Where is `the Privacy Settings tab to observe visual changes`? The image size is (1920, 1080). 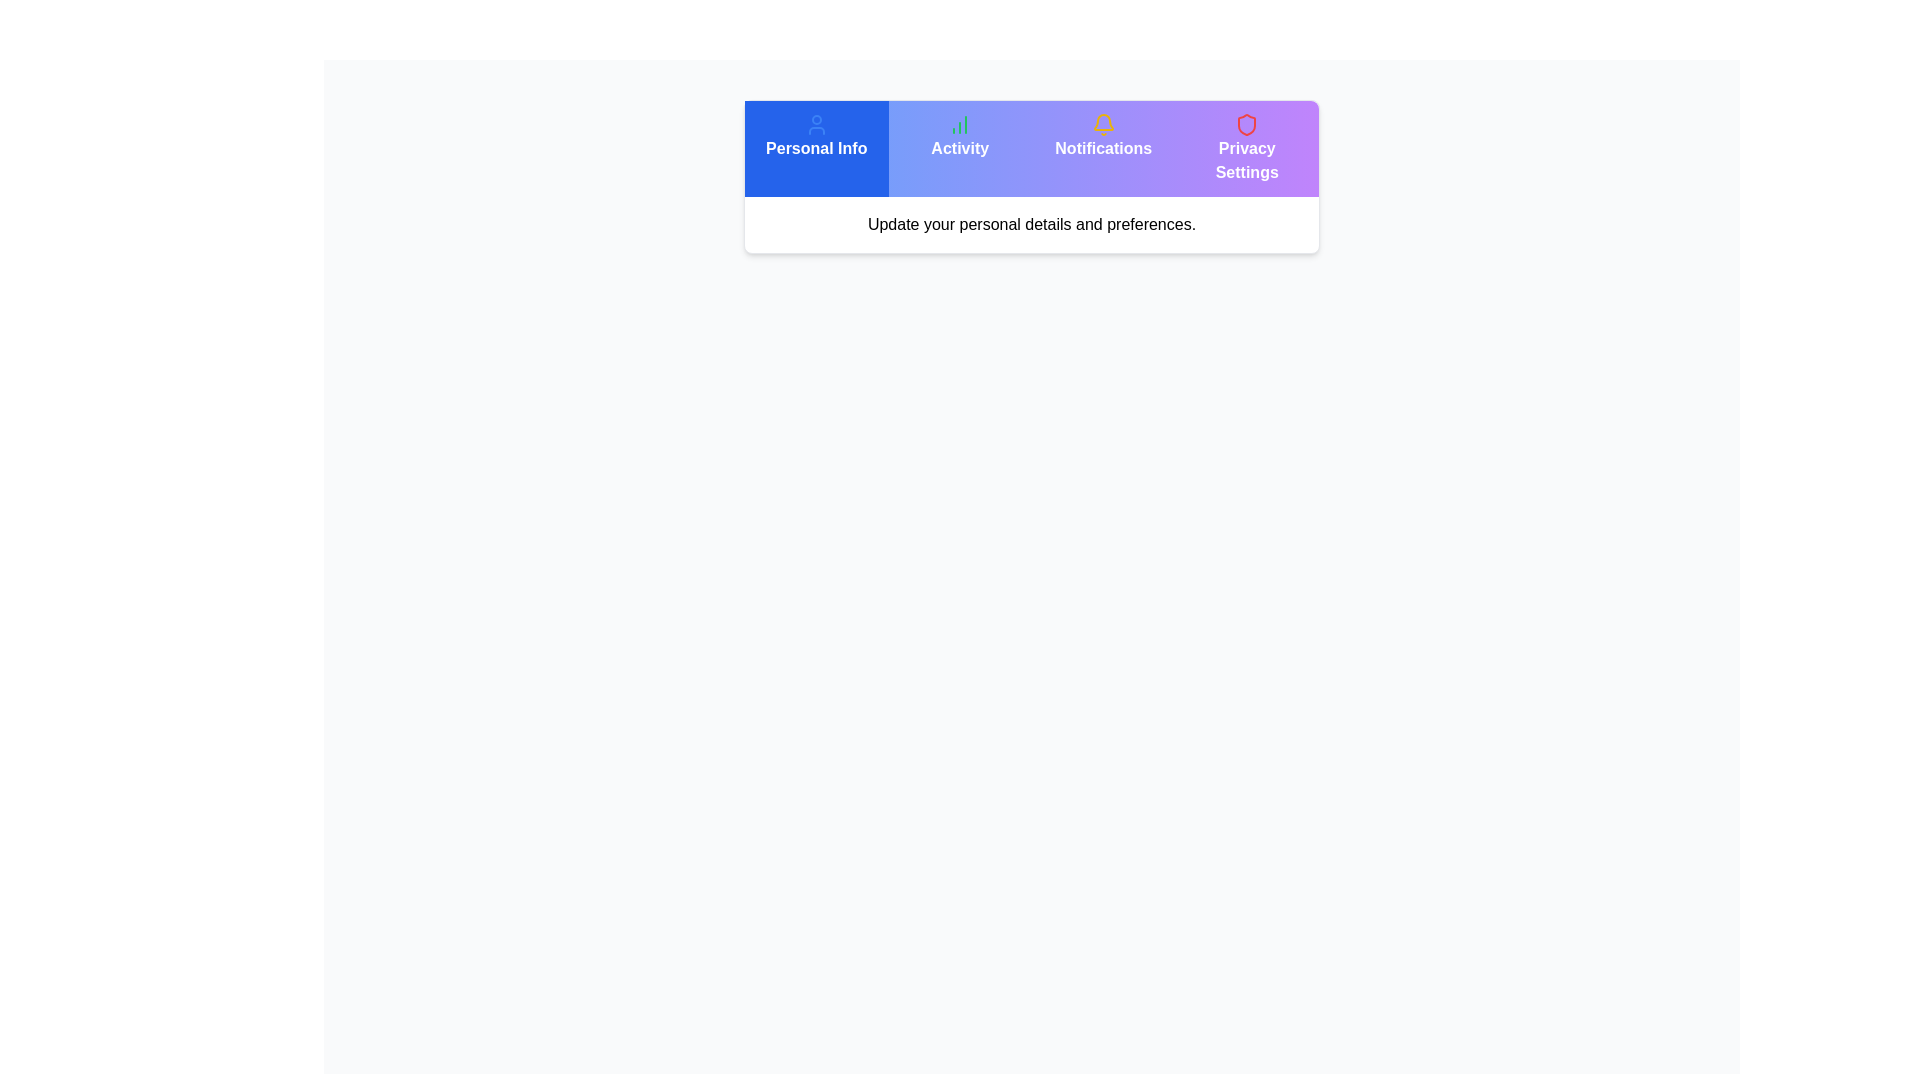
the Privacy Settings tab to observe visual changes is located at coordinates (1246, 148).